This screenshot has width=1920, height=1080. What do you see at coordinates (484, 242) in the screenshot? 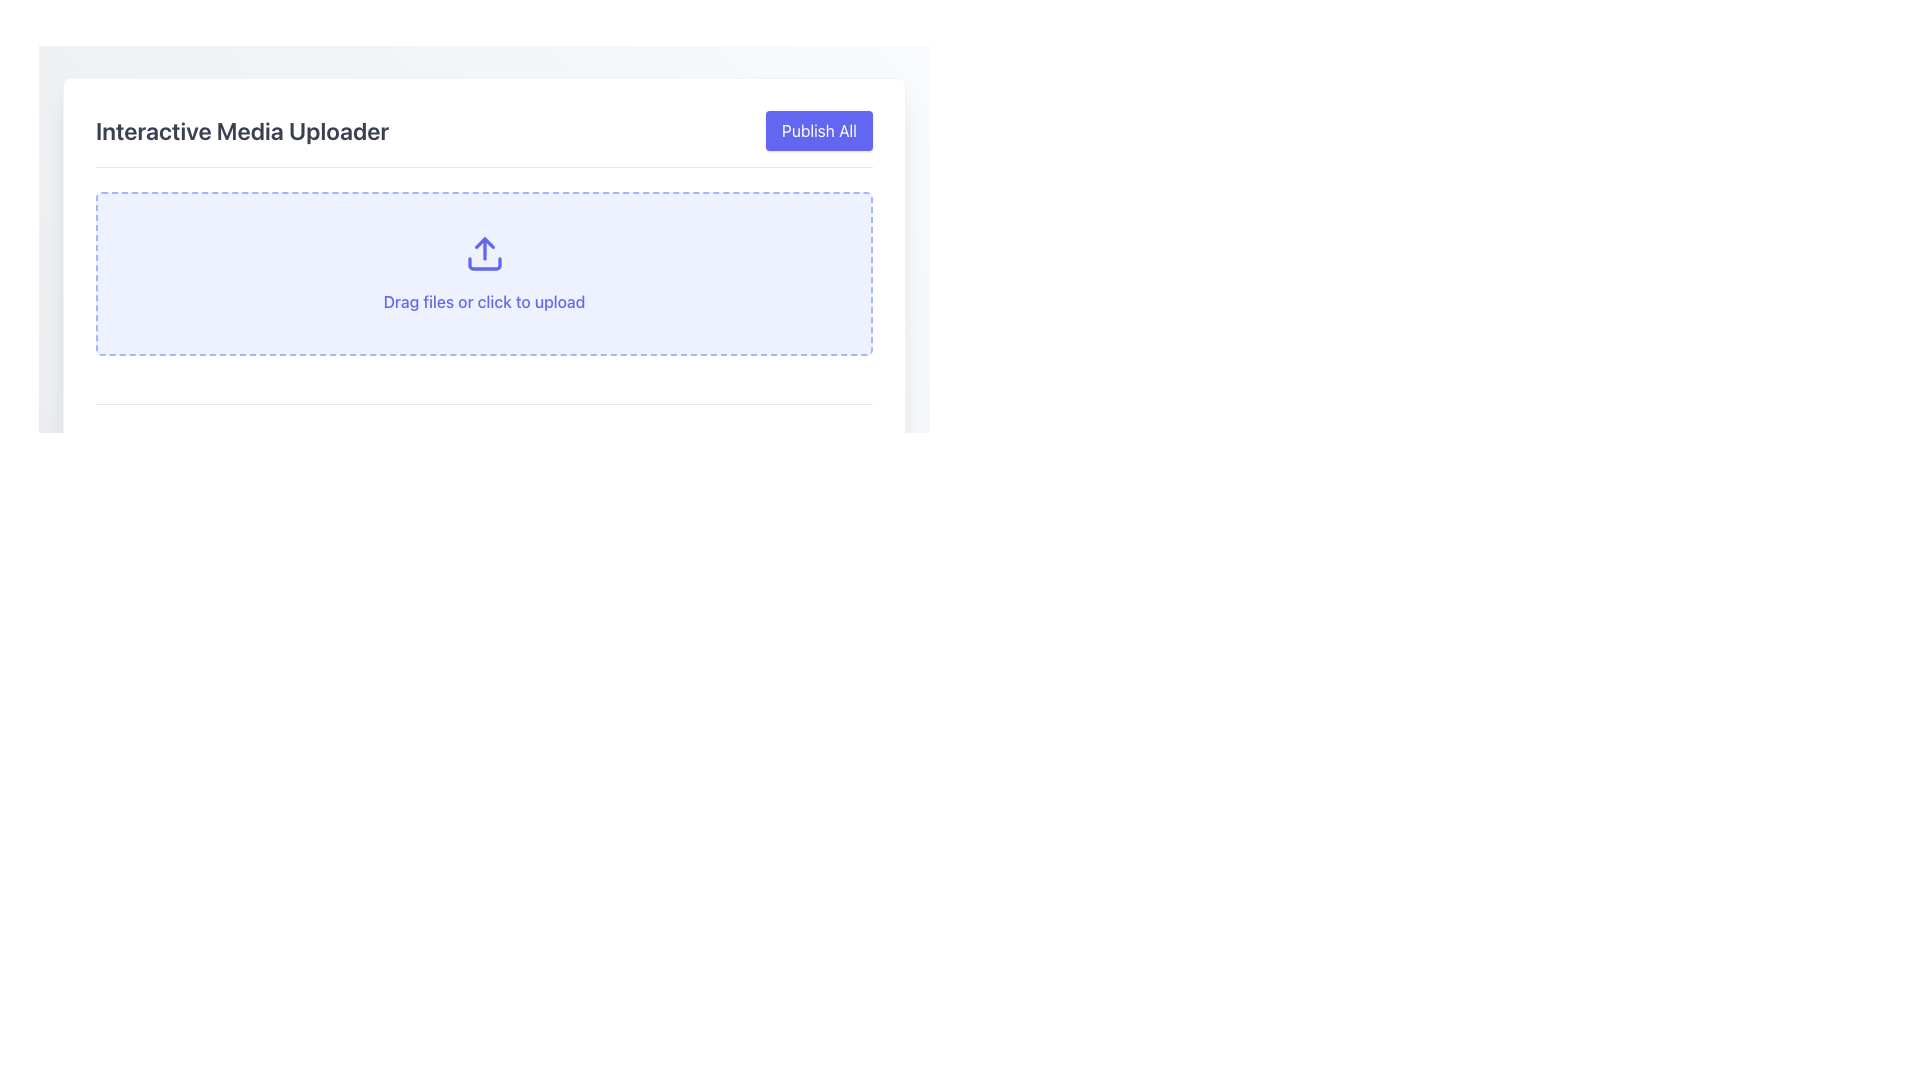
I see `the triangular-shaped, upward-pointing glyph within the upload icon, which is part of the graphical details of the upload action` at bounding box center [484, 242].